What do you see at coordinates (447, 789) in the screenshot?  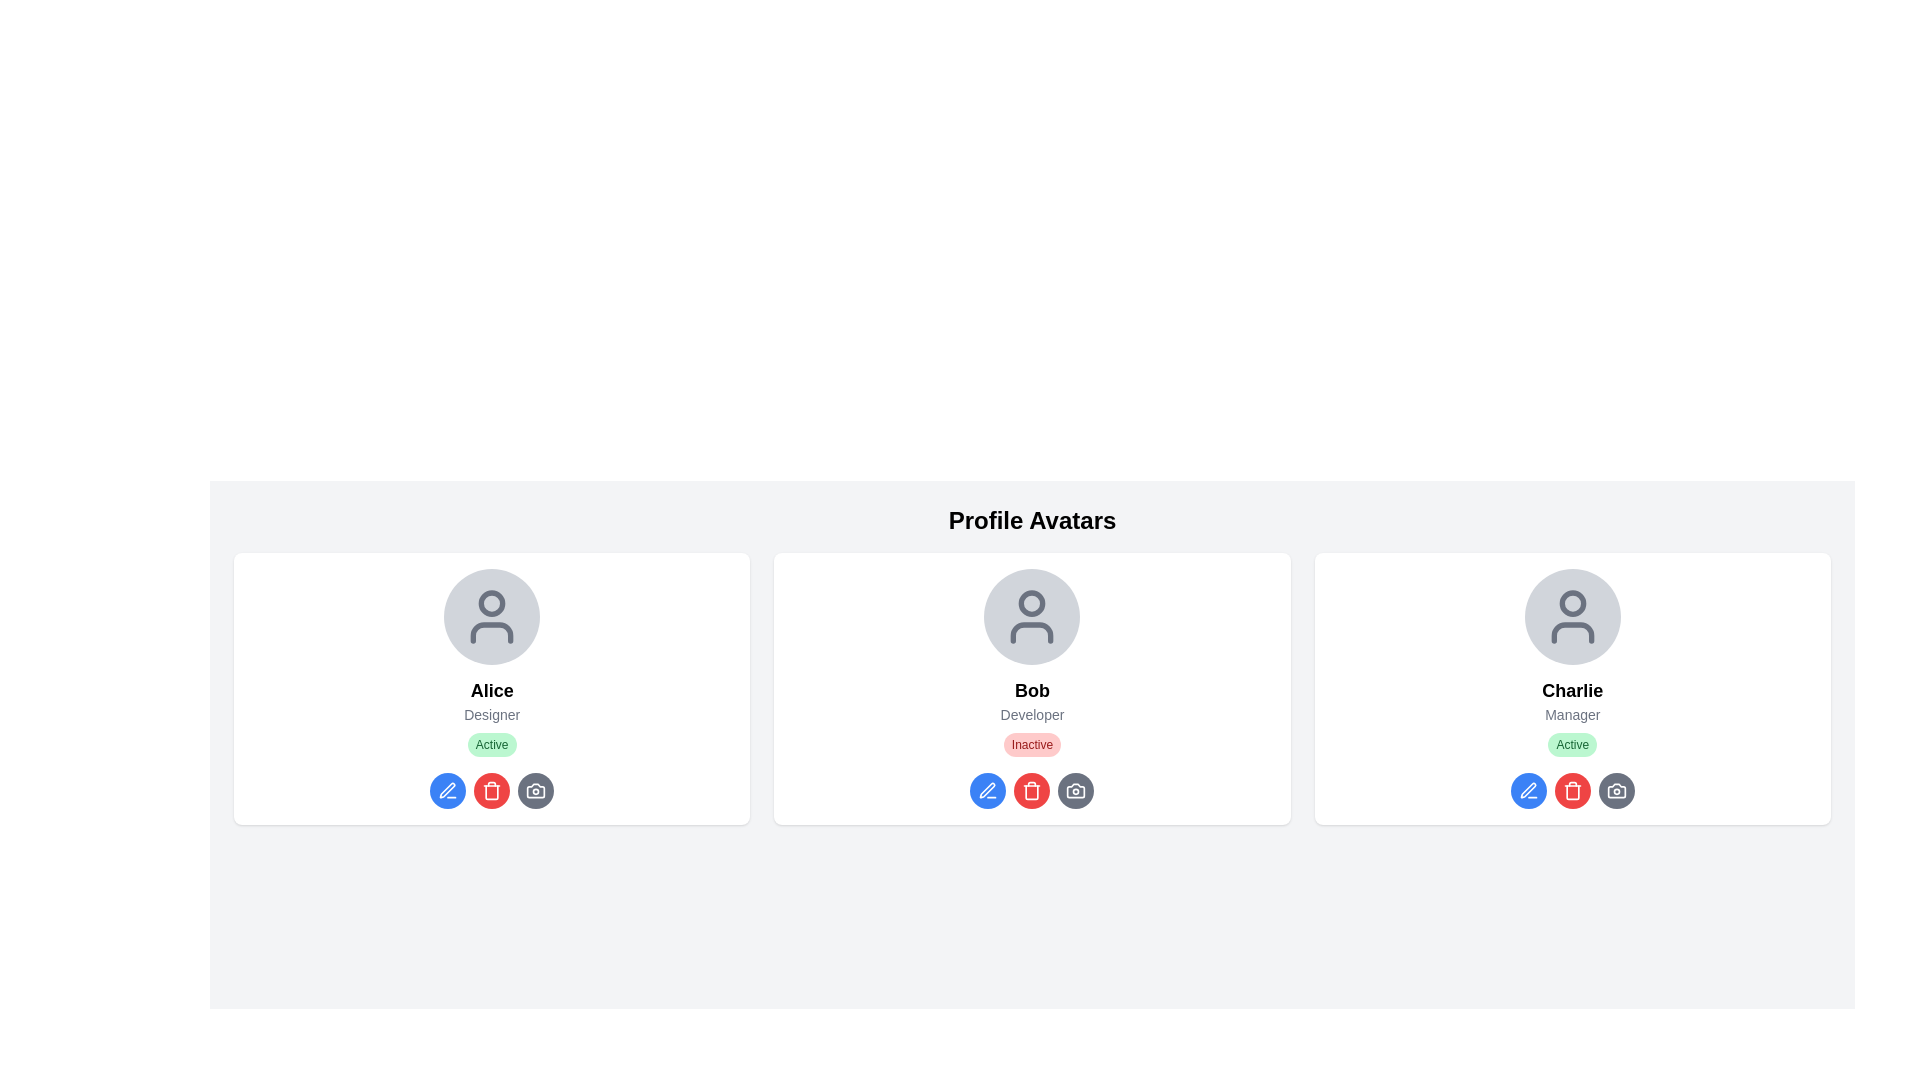 I see `the button with a pen icon to initiate an editing action related to the profile of 'Alice', which is the first button in the horizontal group below the user profile card` at bounding box center [447, 789].